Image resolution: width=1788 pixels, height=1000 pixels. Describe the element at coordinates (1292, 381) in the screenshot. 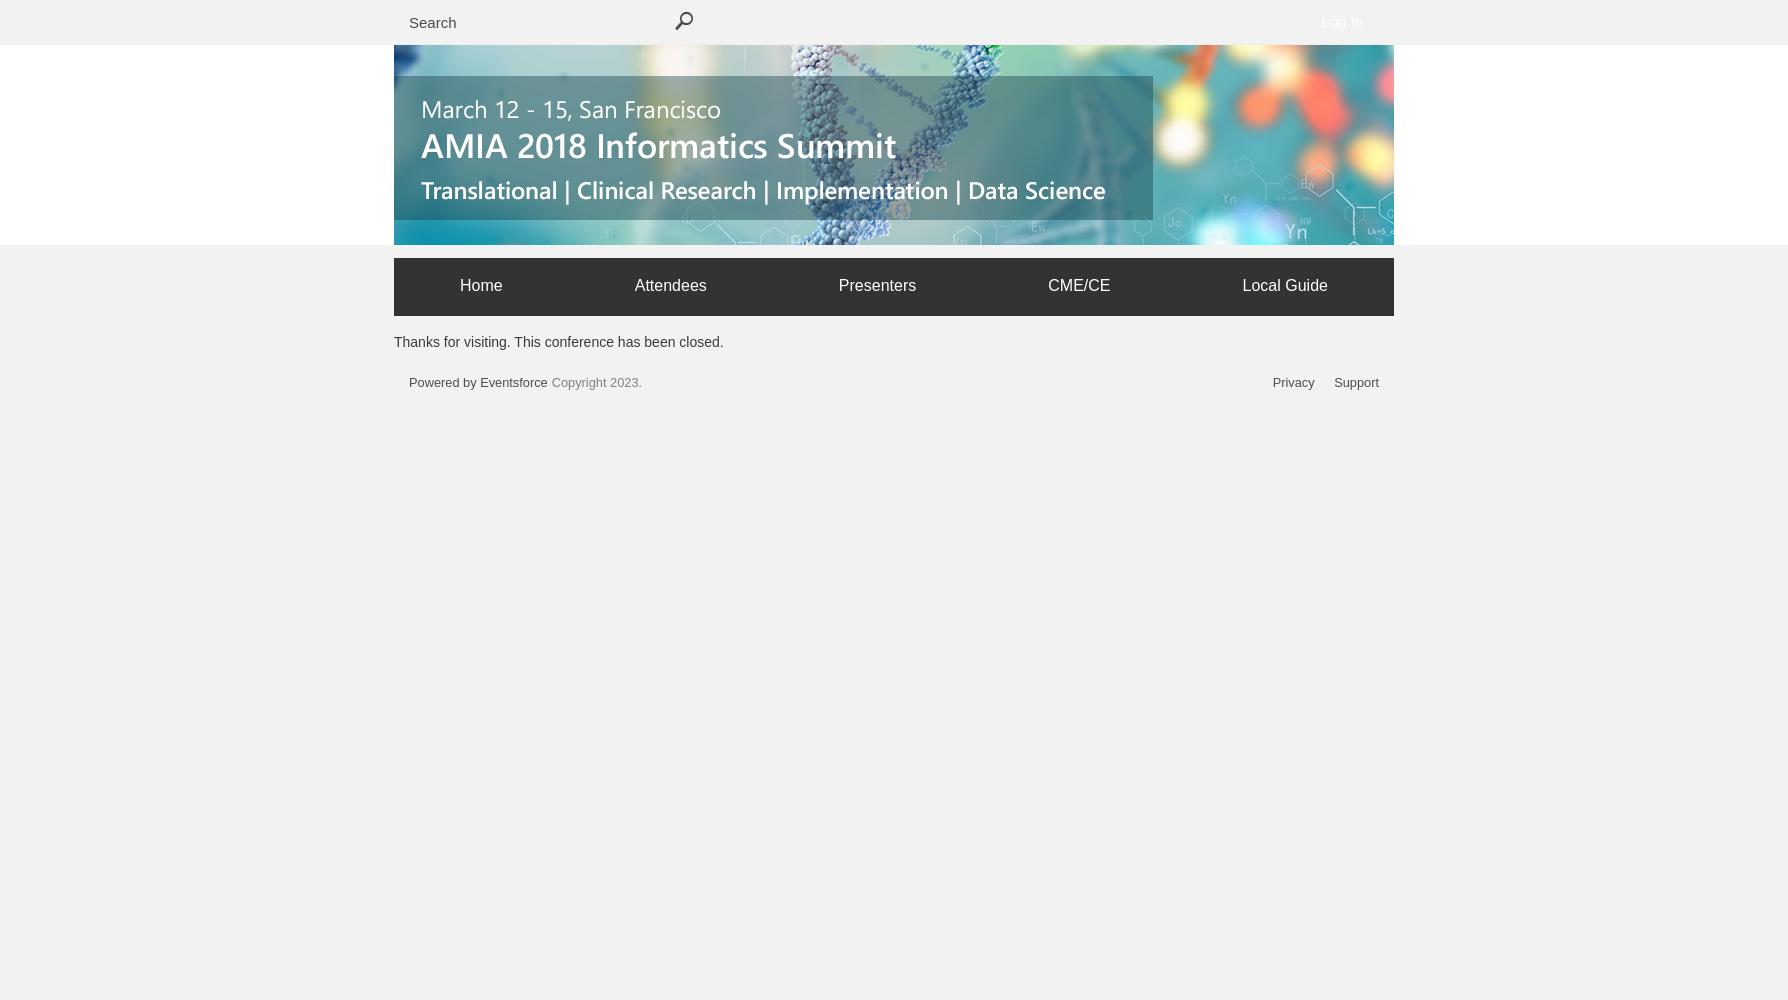

I see `'Privacy'` at that location.